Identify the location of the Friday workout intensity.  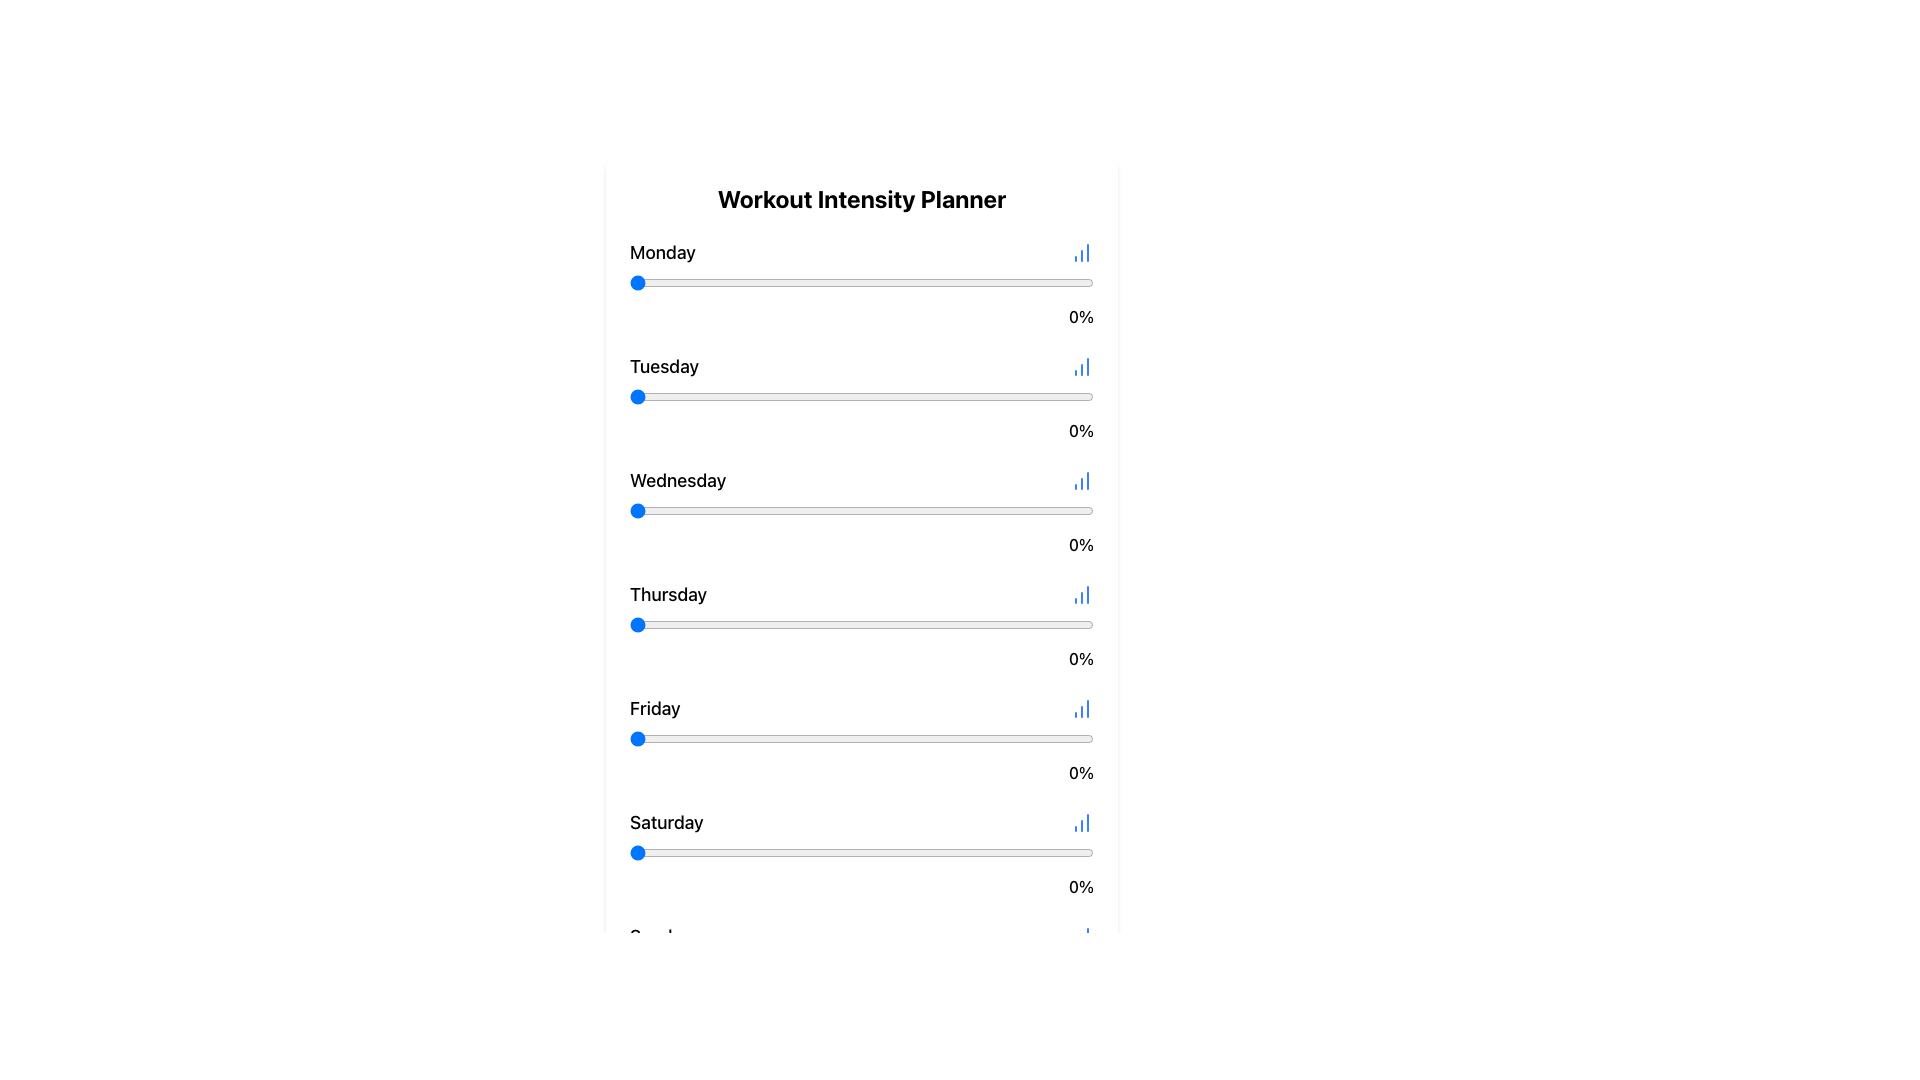
(772, 739).